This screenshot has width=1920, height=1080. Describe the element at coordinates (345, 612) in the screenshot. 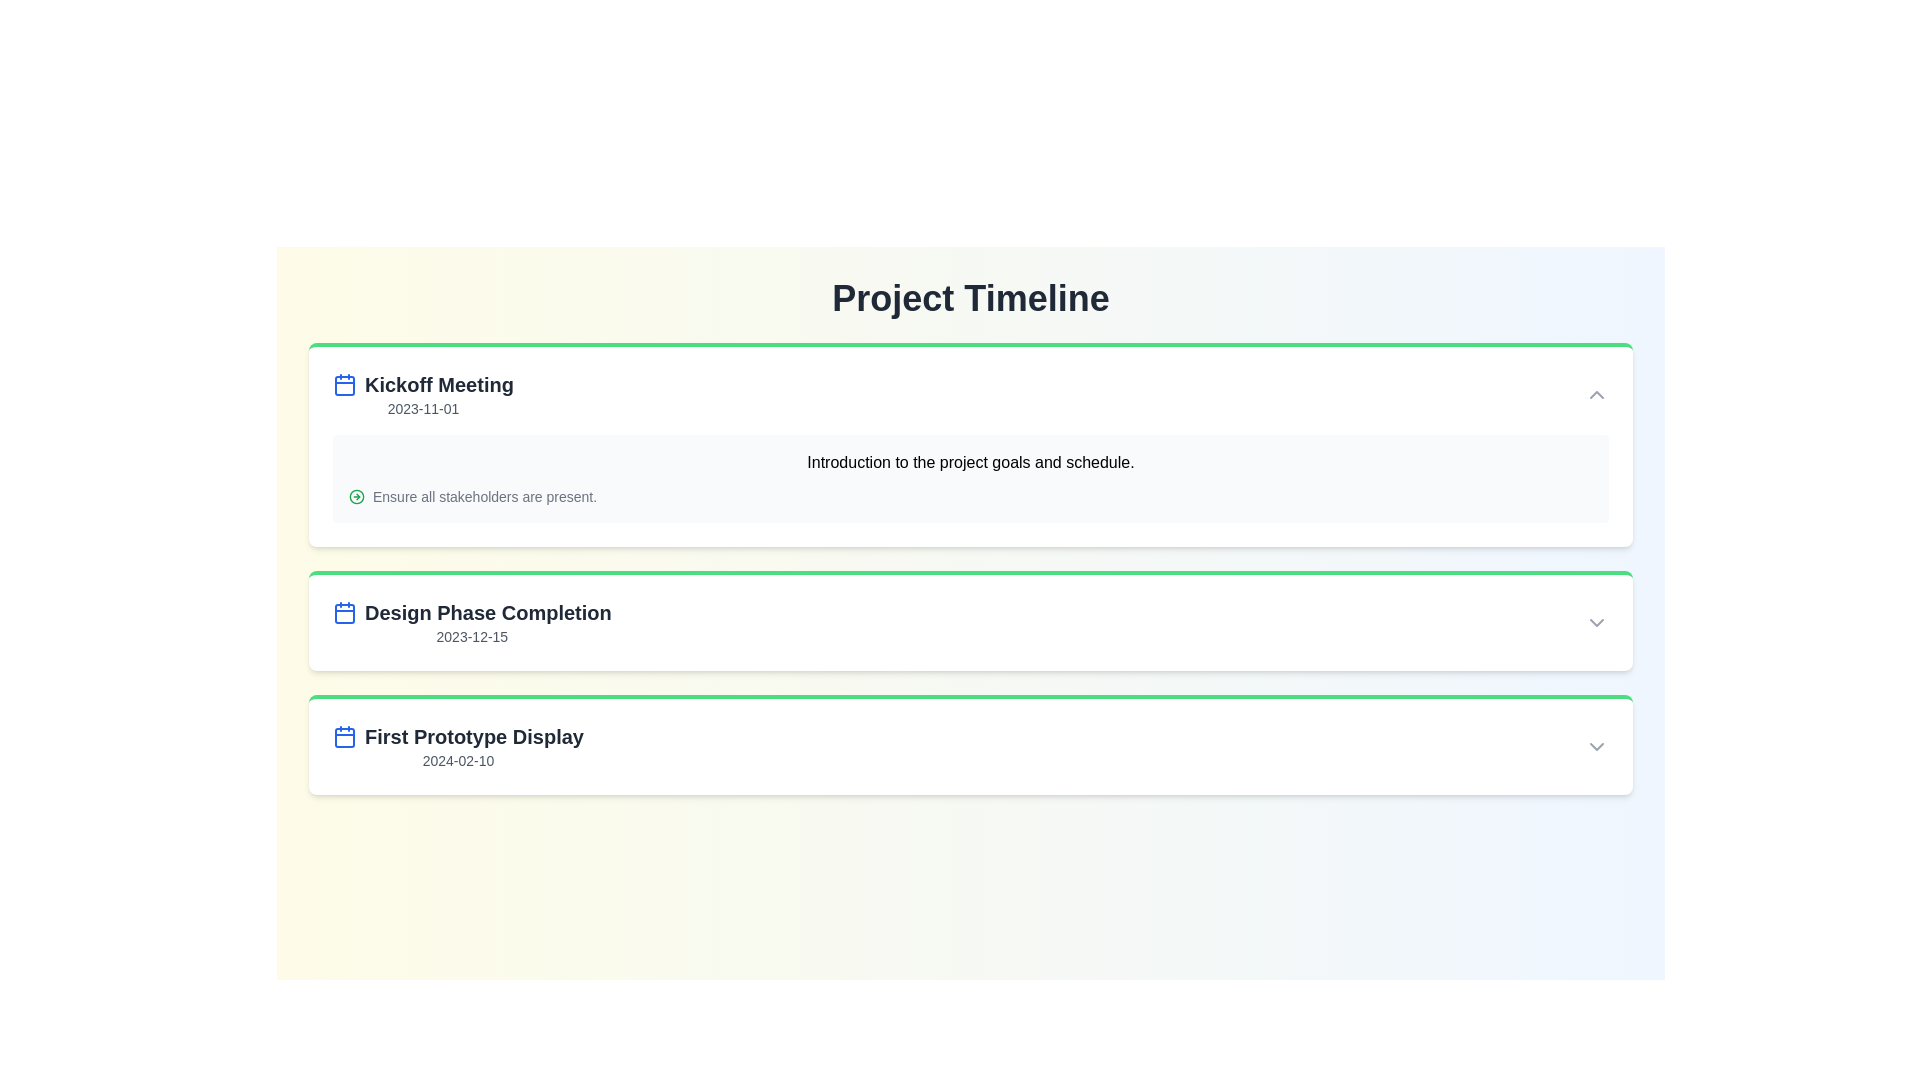

I see `the main body of the calendar icon representing the 'Kickoff Meeting' event, located to the left of its title and date` at that location.